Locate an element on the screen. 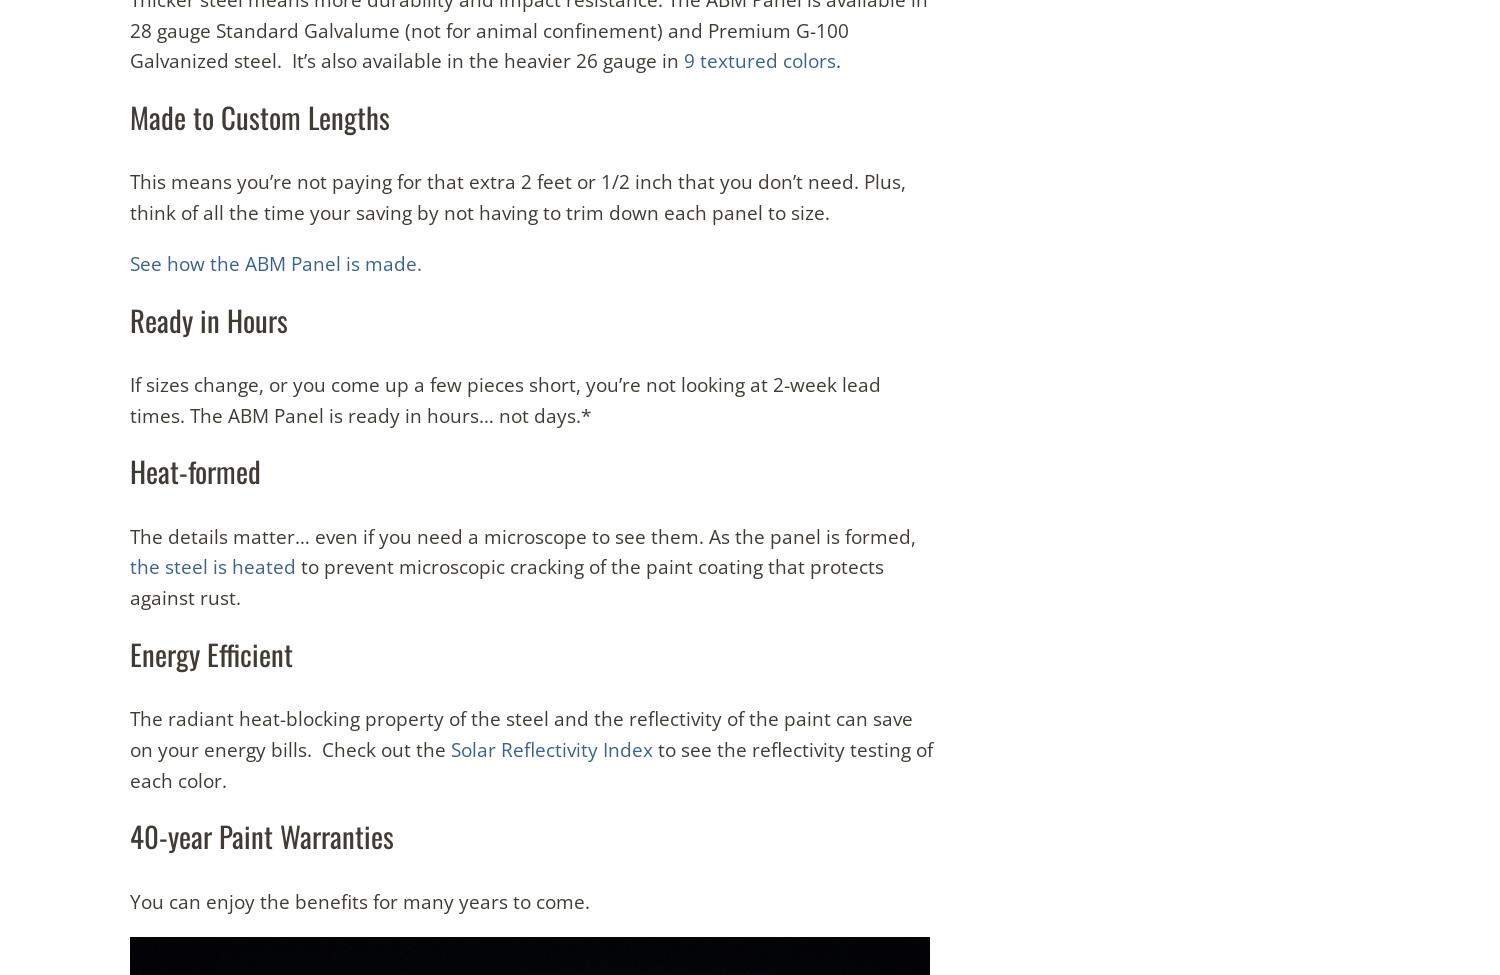  'the steel is heated' is located at coordinates (211, 565).